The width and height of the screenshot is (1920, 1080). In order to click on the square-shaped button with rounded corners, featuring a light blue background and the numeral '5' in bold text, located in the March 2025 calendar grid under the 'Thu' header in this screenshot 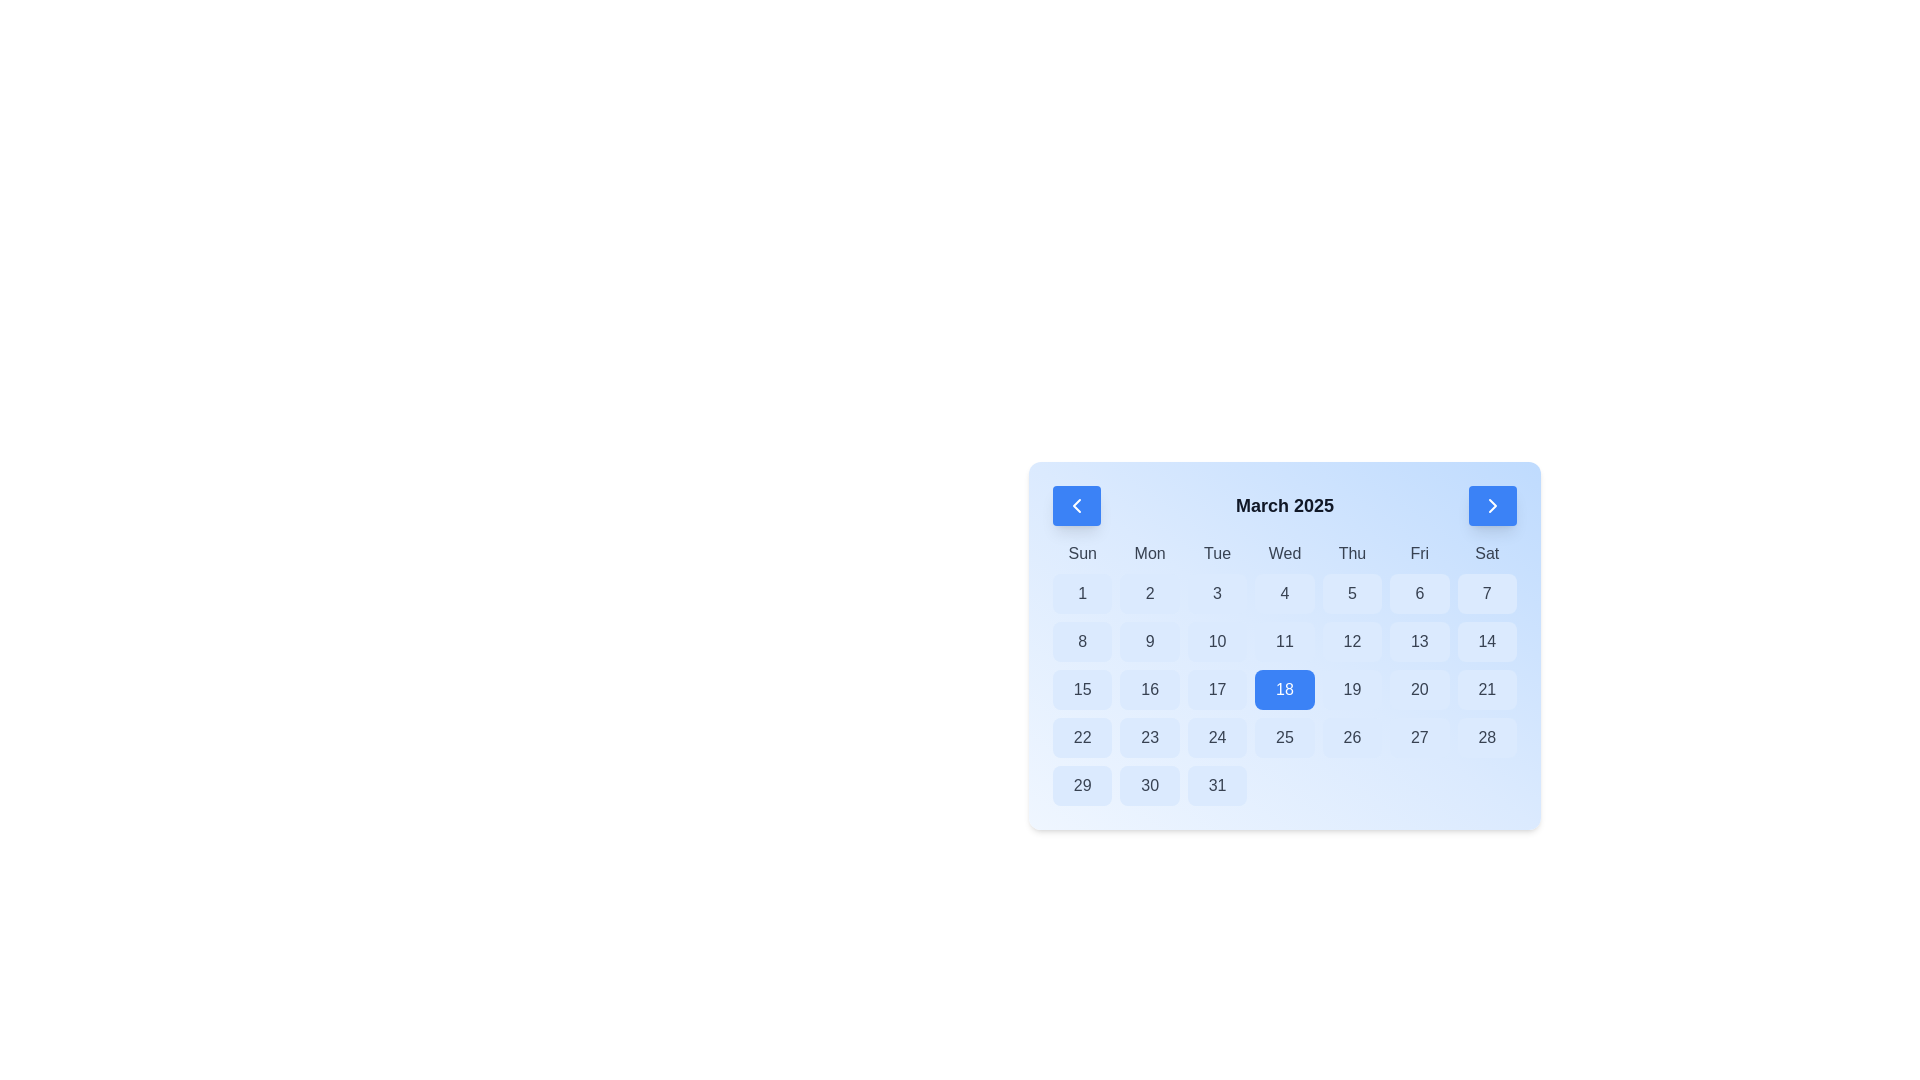, I will do `click(1352, 593)`.